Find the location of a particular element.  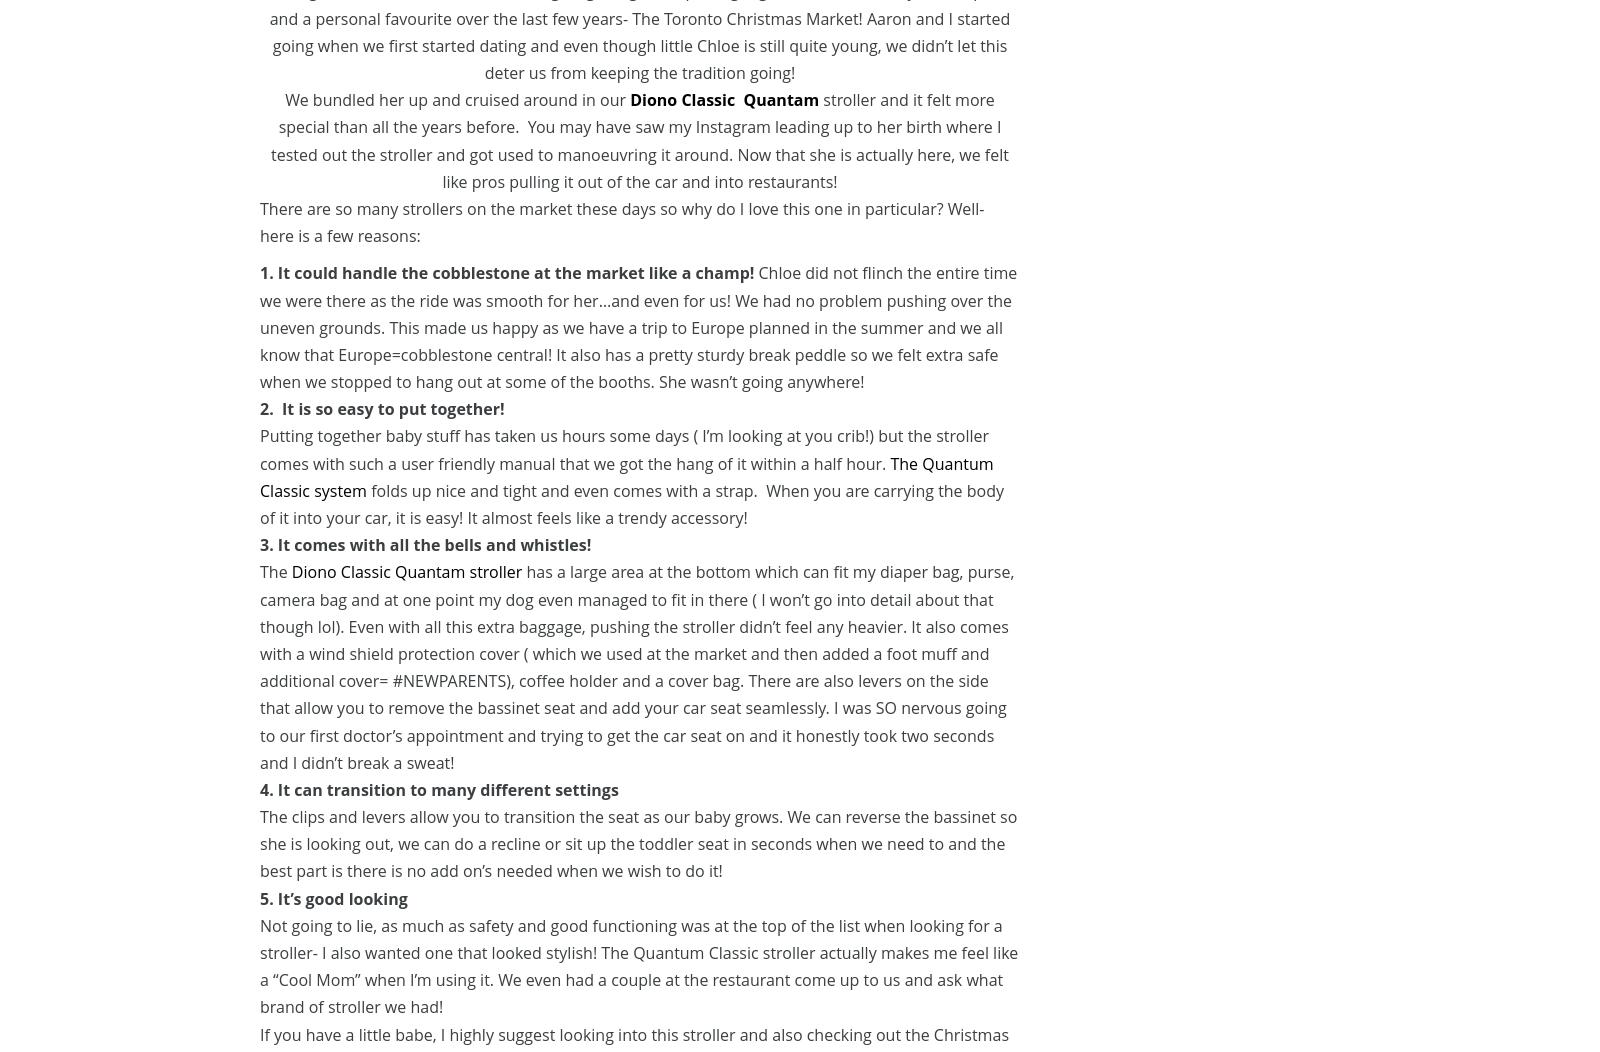

'Chloe did not flinch the entire time we were there as the ride was smooth for her…and even for us! We had no problem pushing over the uneven grounds. This made us happy as we have a trip to Europe planned in the summer and we all know that Europe=cobblestone central! It also has a pretty sturdy break peddle so we felt extra safe when we stopped to hang out at some of the booths. She wasn’t going anywhere!' is located at coordinates (638, 326).